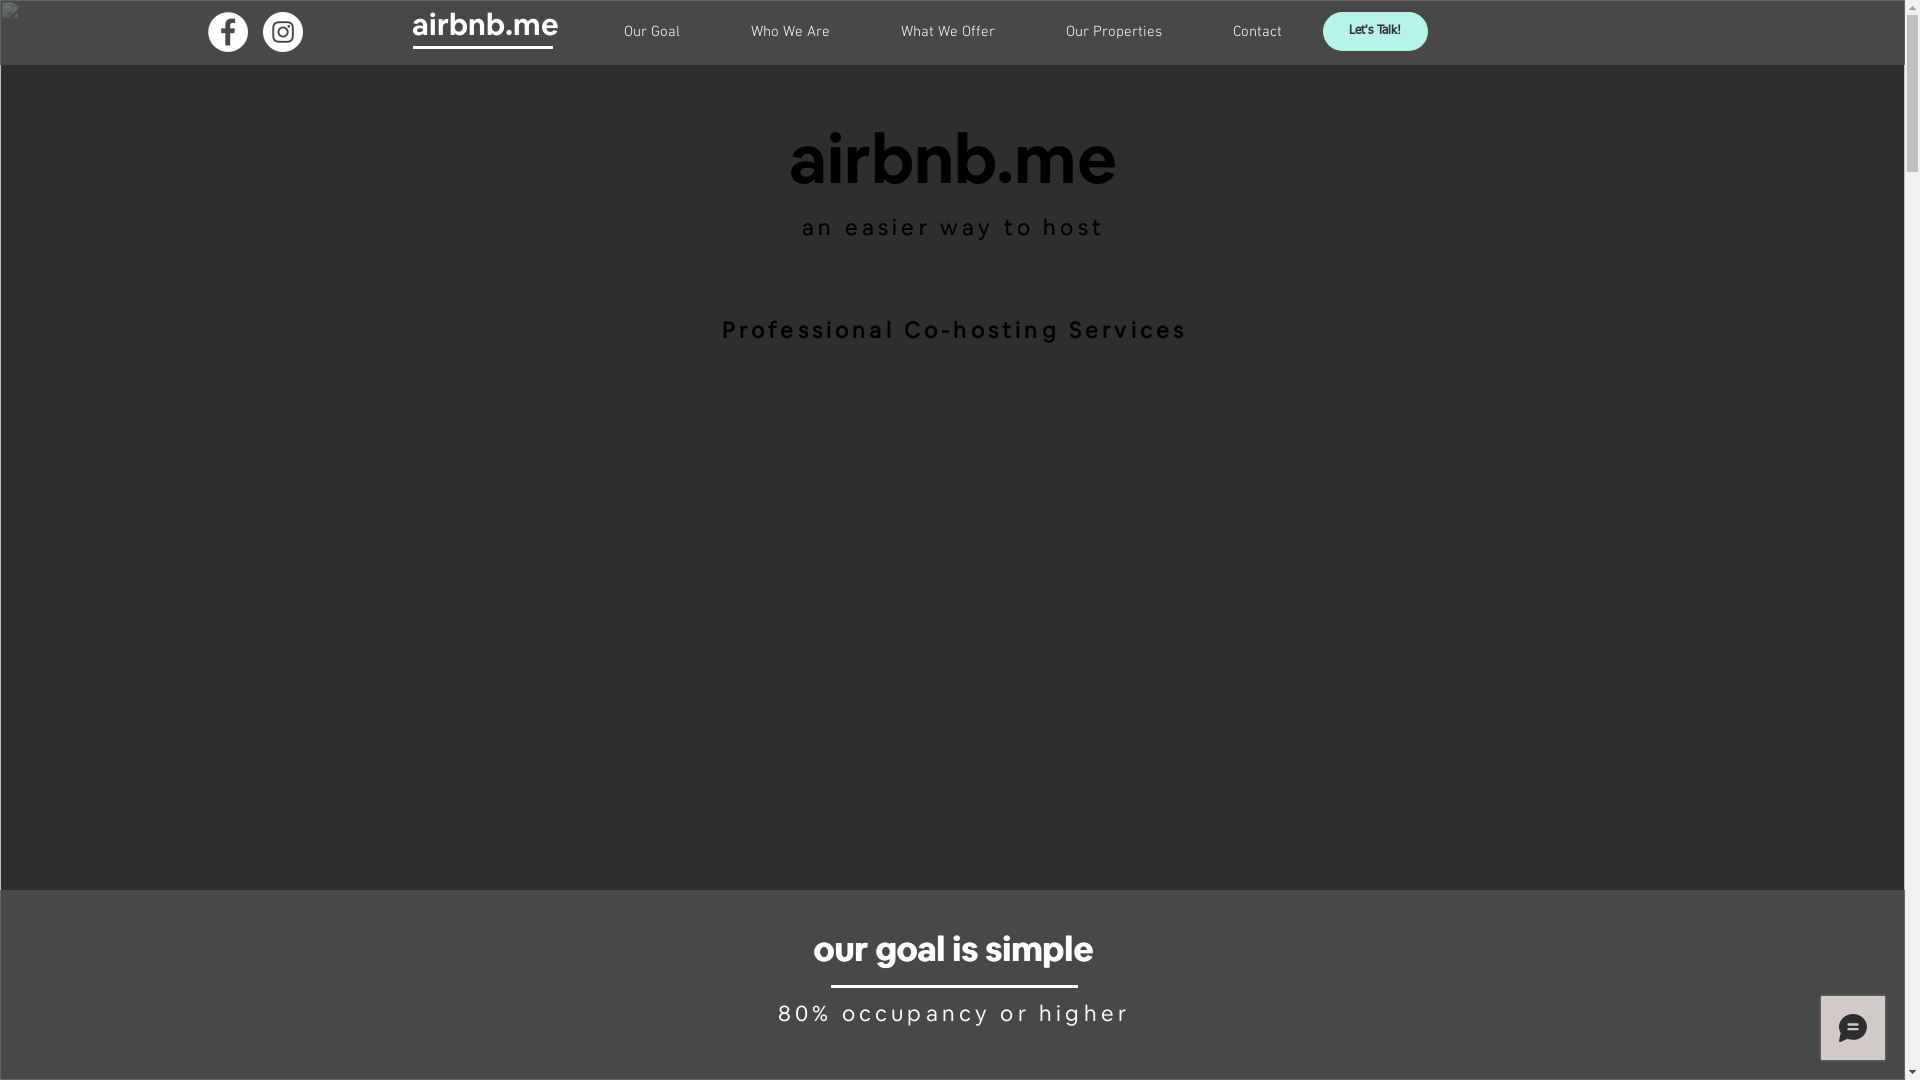 The width and height of the screenshot is (1920, 1080). Describe the element at coordinates (1256, 31) in the screenshot. I see `'Contact'` at that location.